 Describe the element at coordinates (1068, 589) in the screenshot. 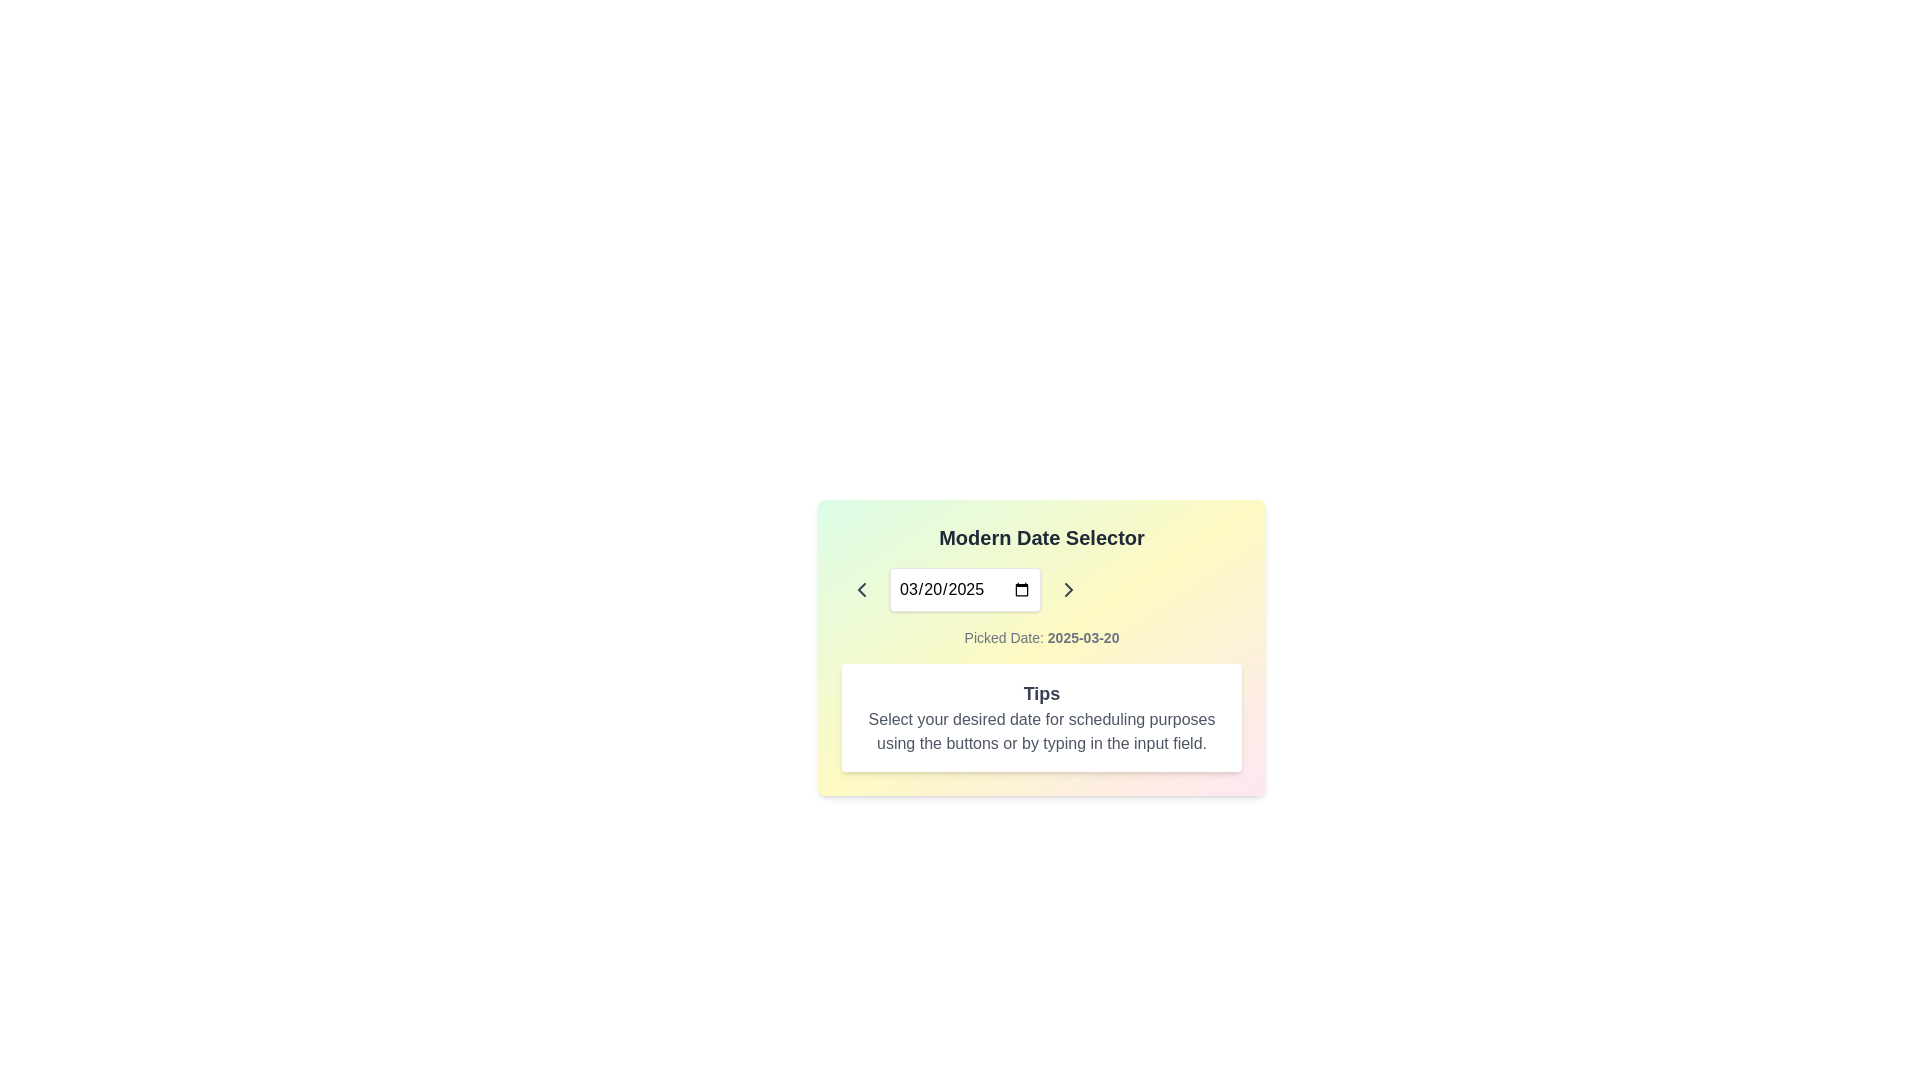

I see `the Chevron Icon located beside the date input field` at that location.